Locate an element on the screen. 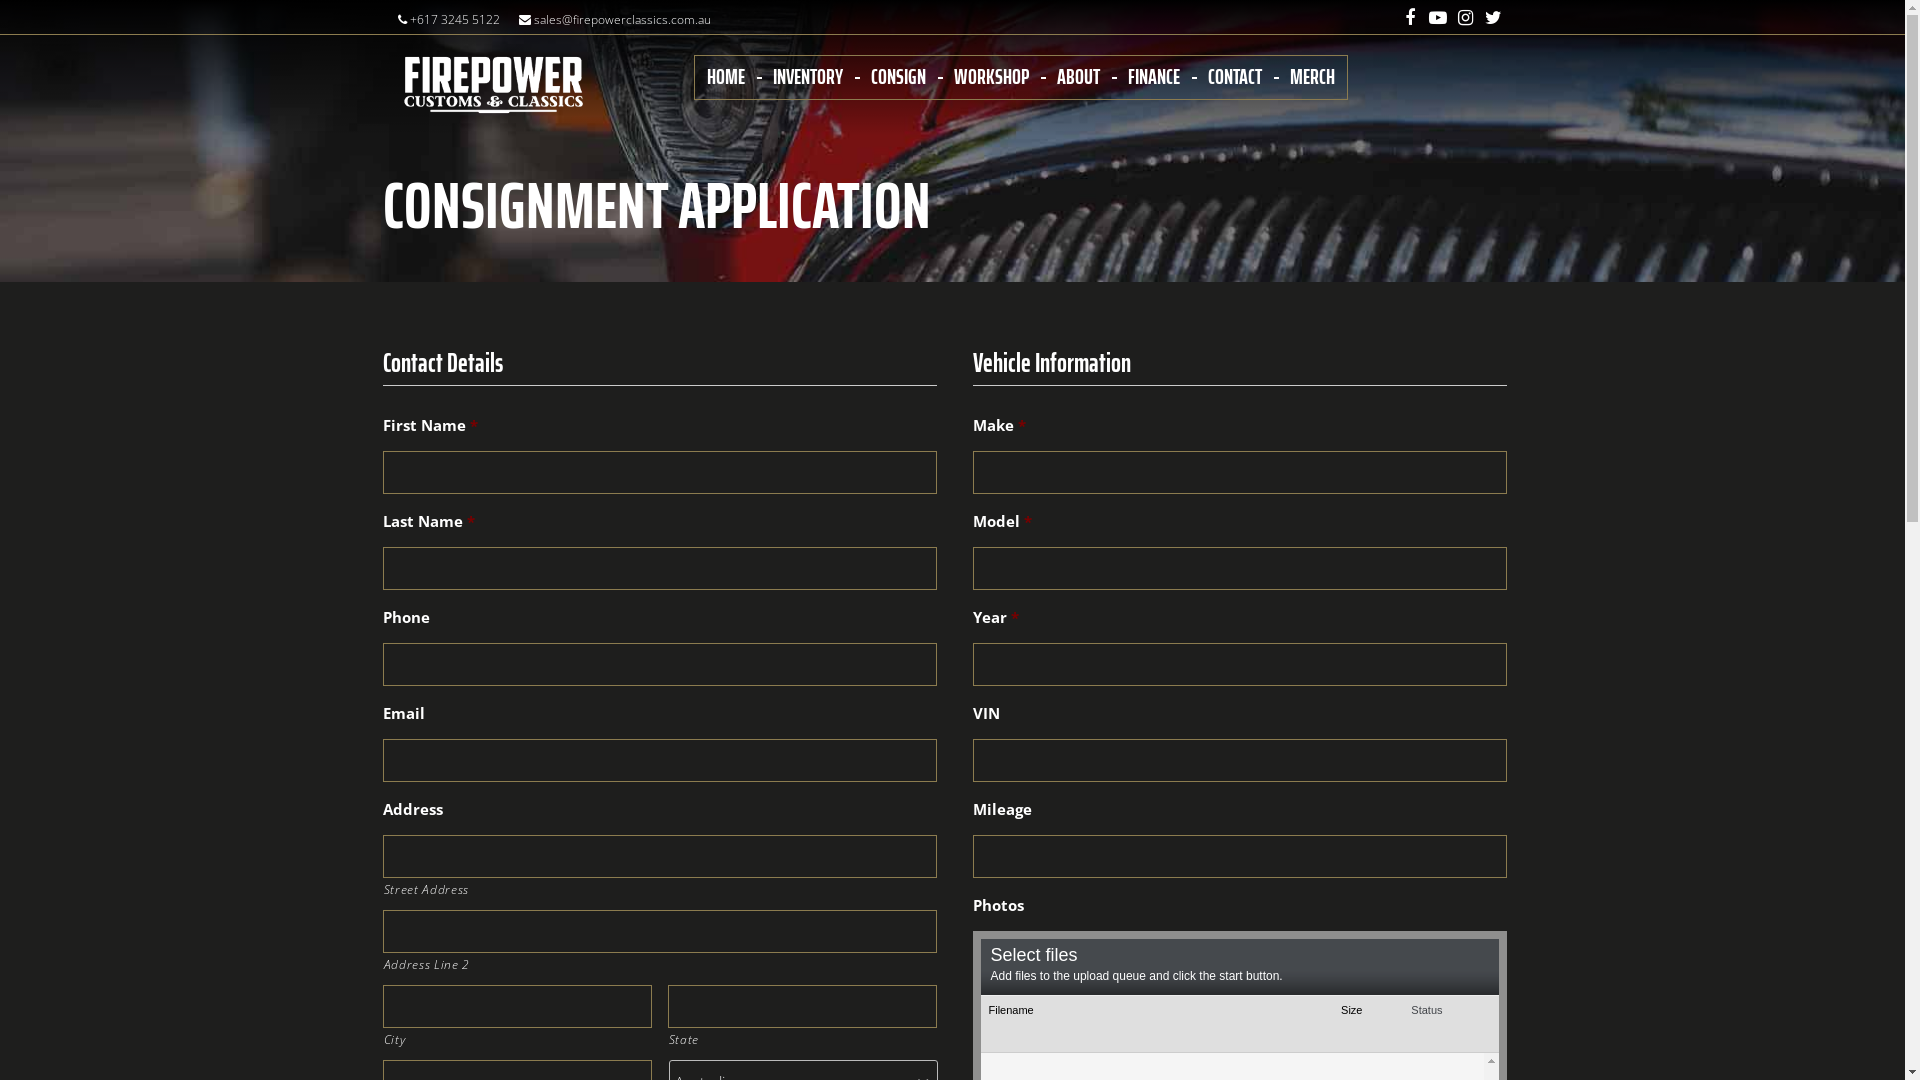 The height and width of the screenshot is (1080, 1920). 'Instagram' is located at coordinates (1465, 16).